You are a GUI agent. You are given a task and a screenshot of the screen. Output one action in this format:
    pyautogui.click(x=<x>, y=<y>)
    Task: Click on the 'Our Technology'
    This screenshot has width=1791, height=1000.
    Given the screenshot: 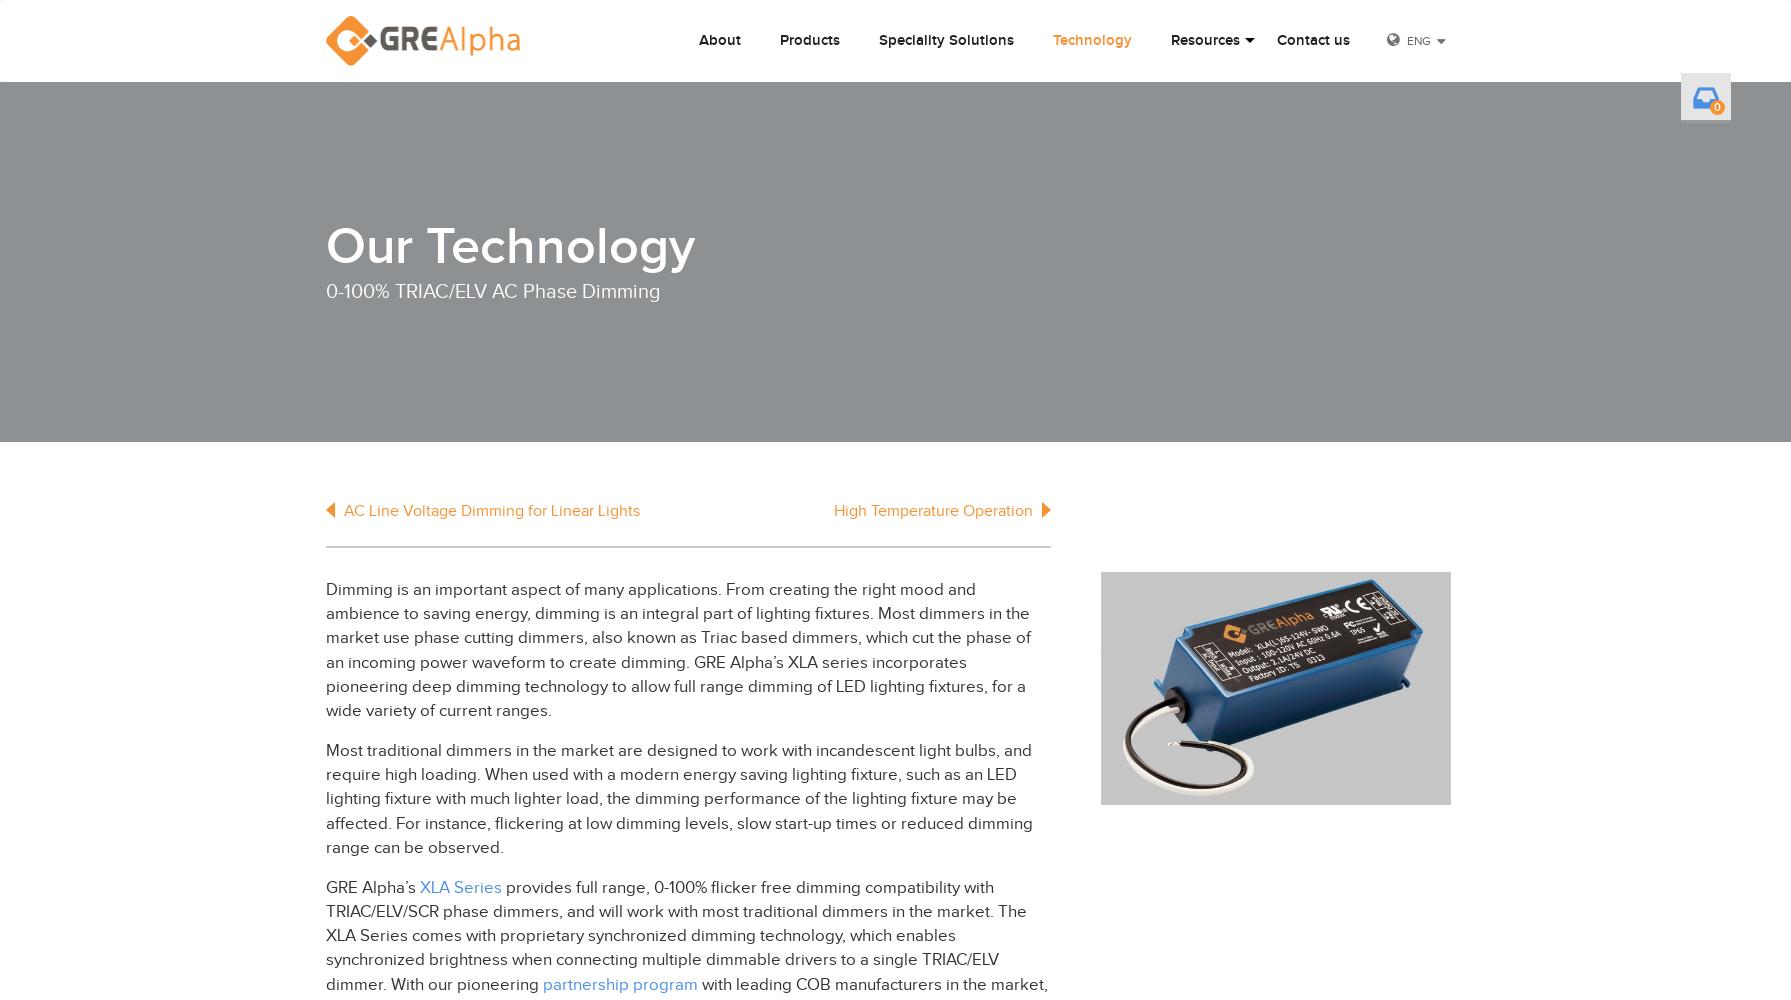 What is the action you would take?
    pyautogui.click(x=509, y=245)
    